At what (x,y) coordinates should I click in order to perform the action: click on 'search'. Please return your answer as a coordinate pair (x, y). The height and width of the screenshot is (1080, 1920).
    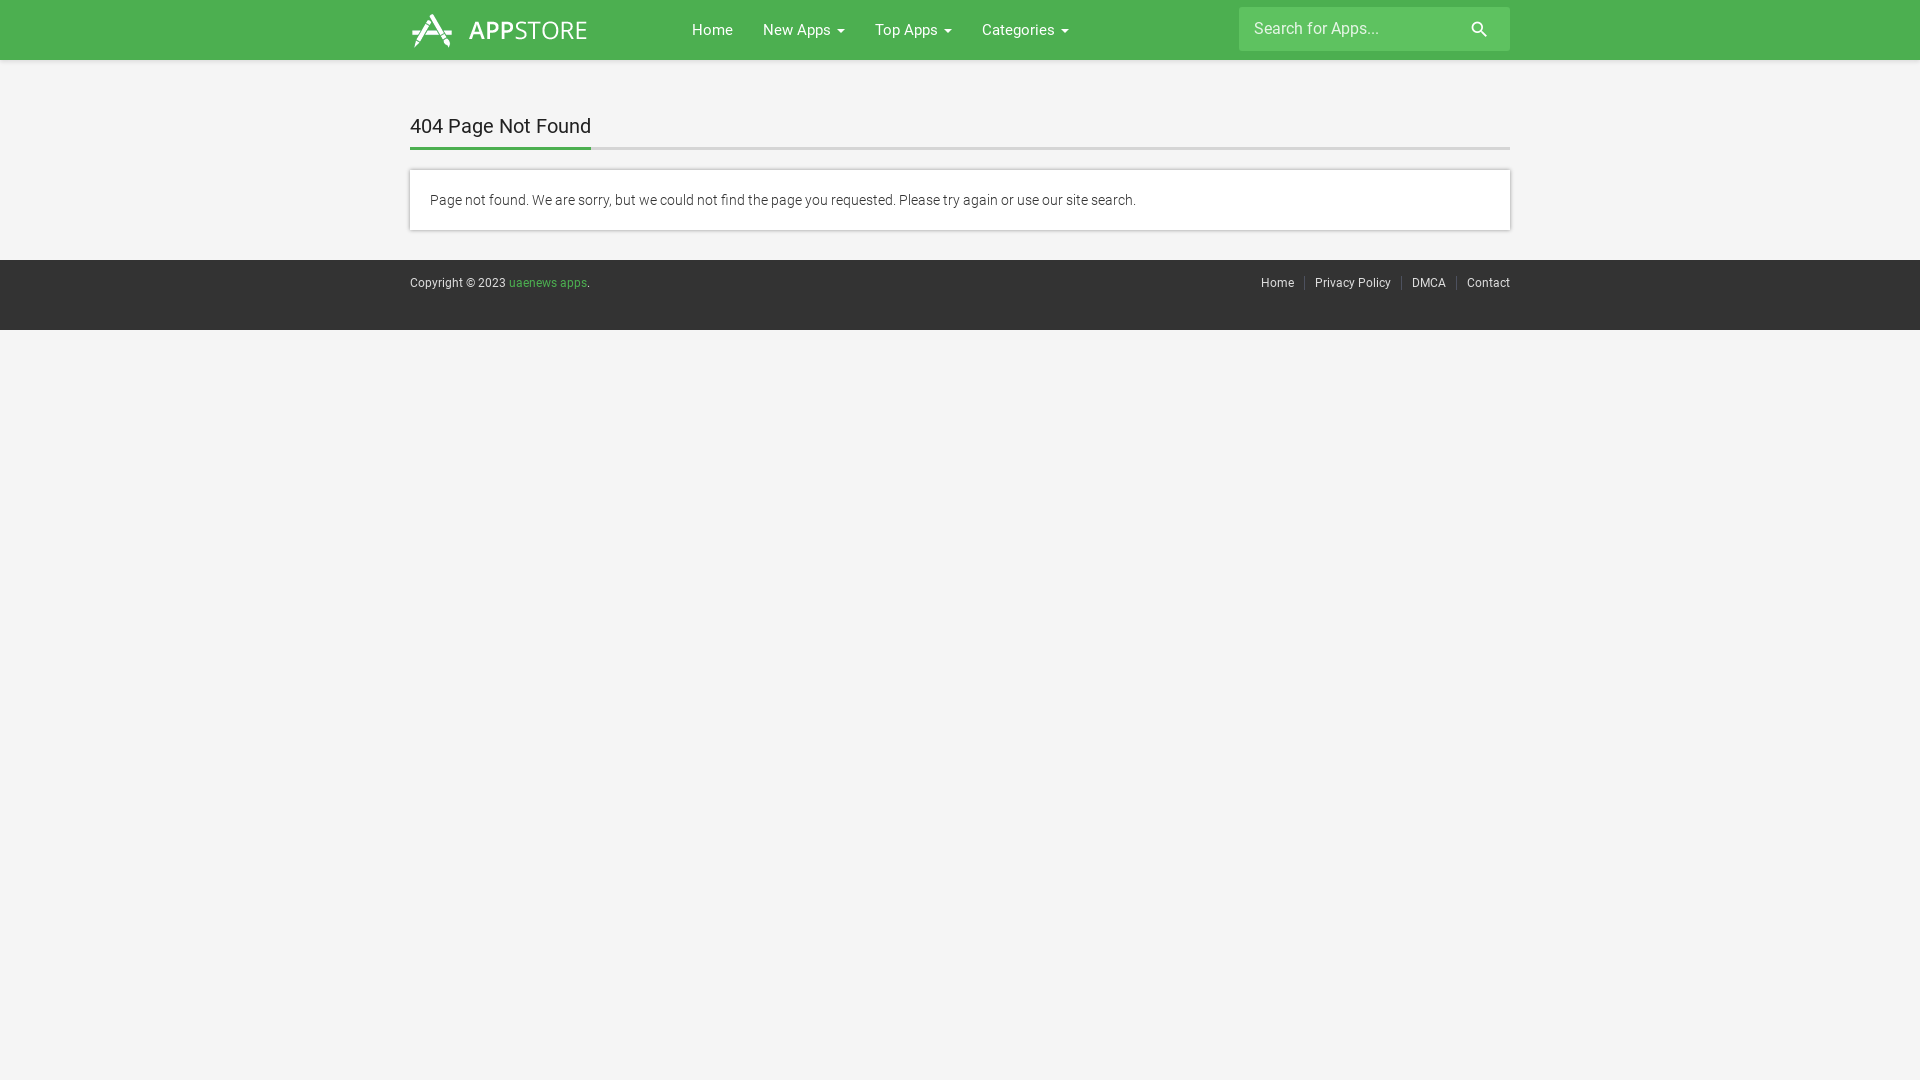
    Looking at the image, I should click on (1476, 31).